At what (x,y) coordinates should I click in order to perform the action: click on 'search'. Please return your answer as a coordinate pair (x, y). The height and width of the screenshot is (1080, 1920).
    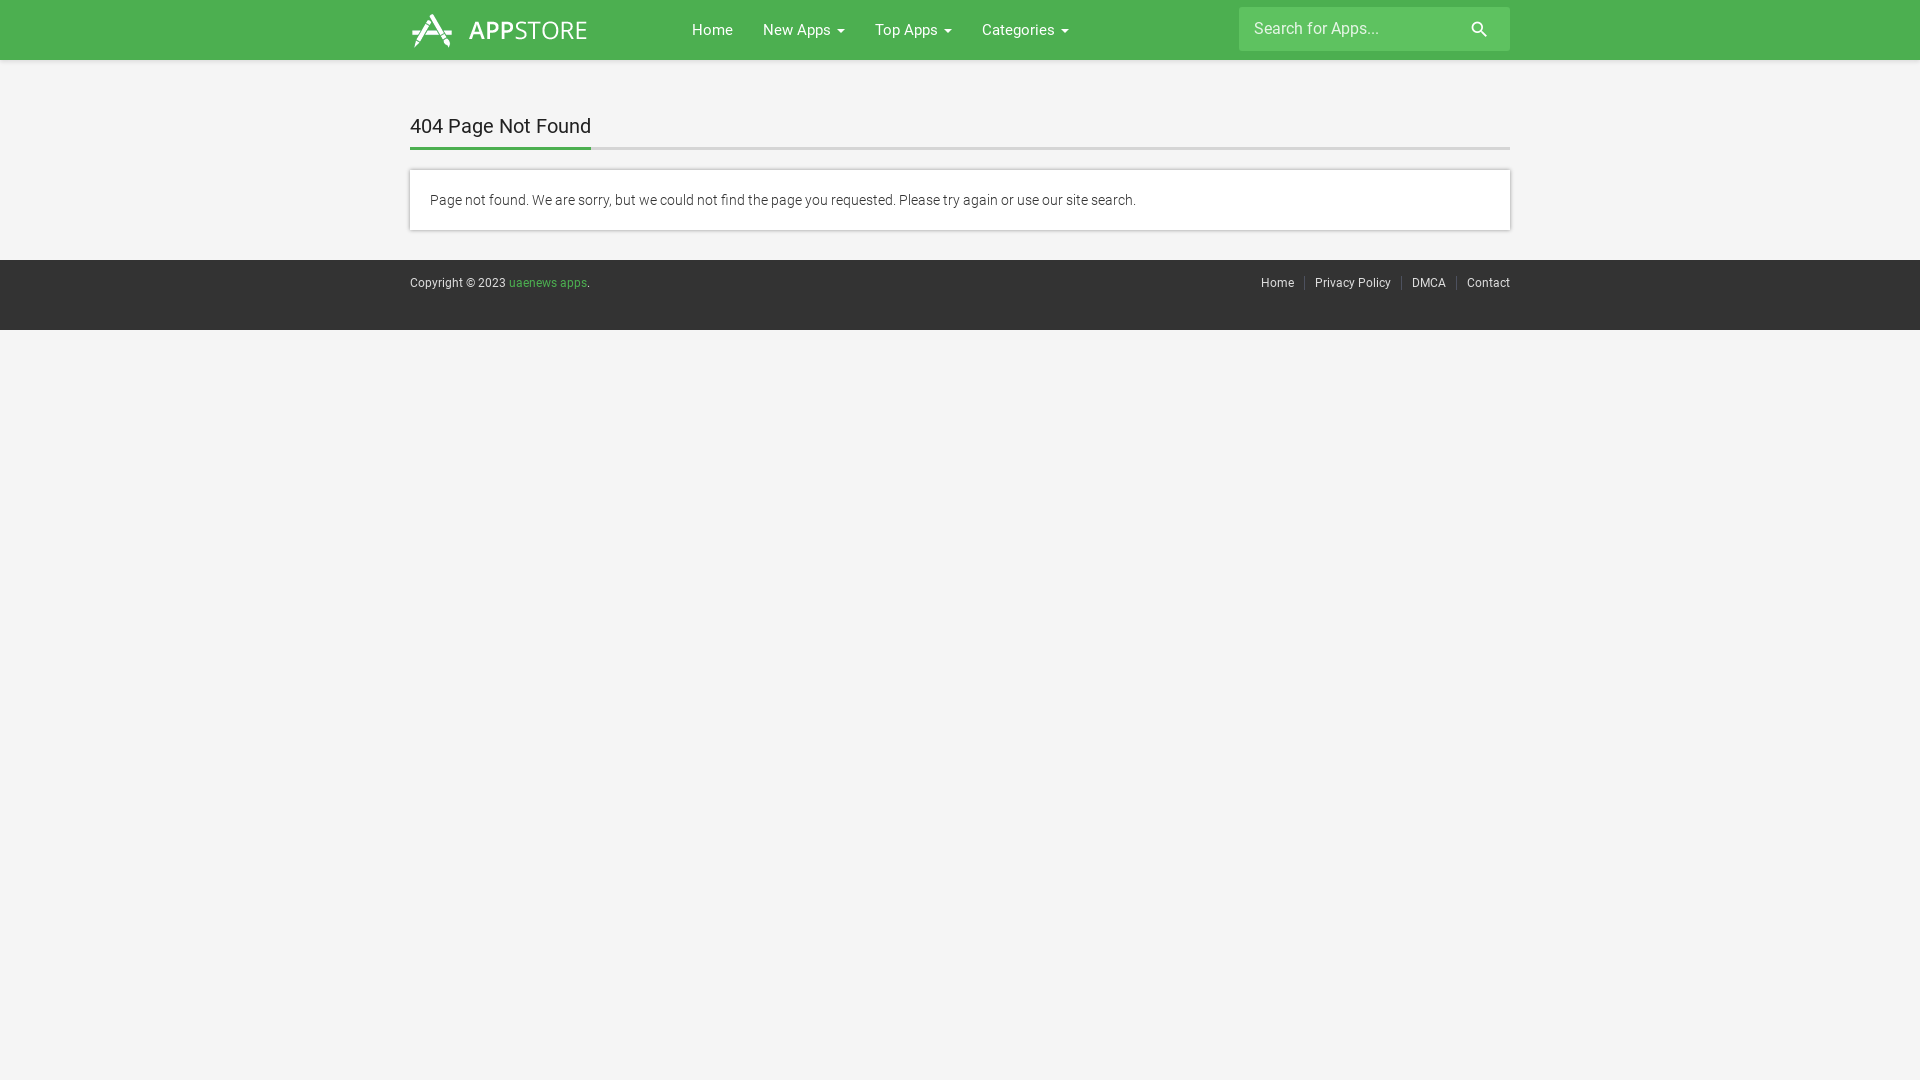
    Looking at the image, I should click on (1476, 31).